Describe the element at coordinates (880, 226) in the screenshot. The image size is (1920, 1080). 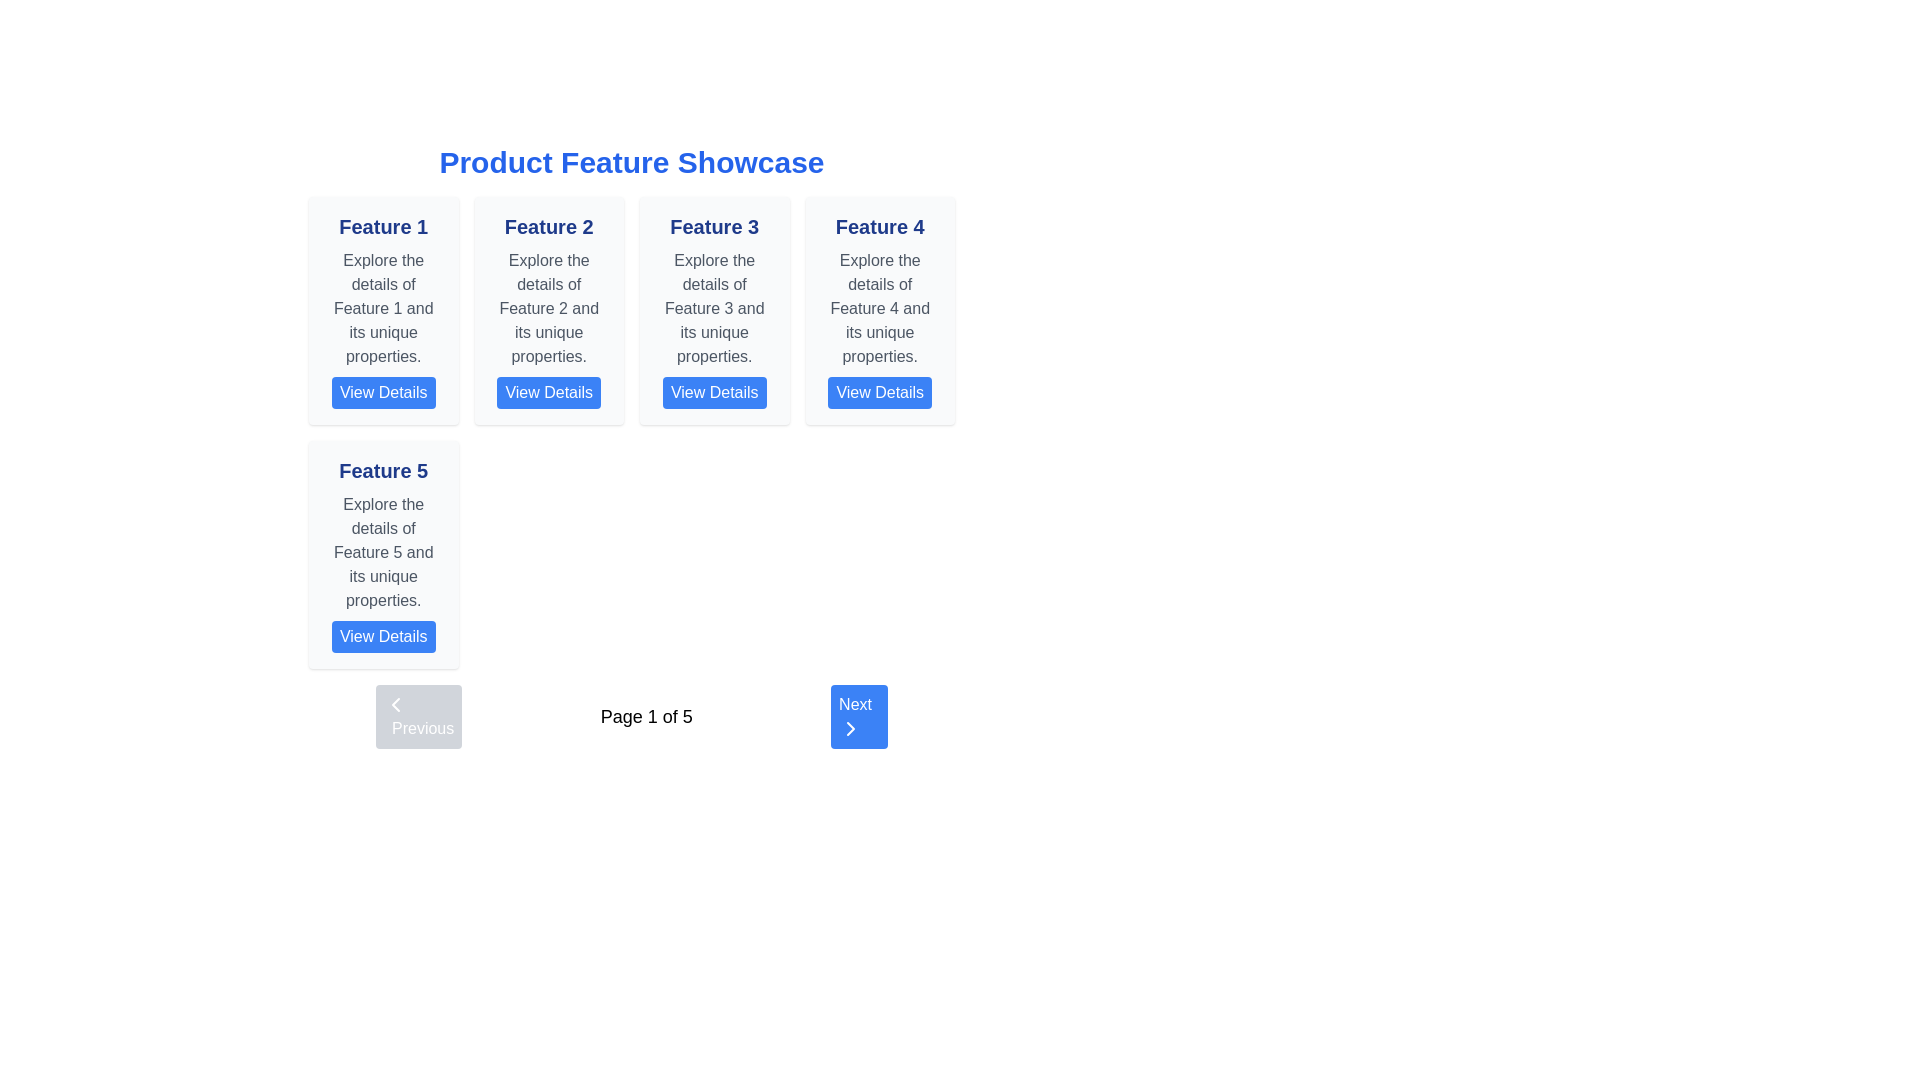
I see `the headline text located in the fourth feature card for copying` at that location.